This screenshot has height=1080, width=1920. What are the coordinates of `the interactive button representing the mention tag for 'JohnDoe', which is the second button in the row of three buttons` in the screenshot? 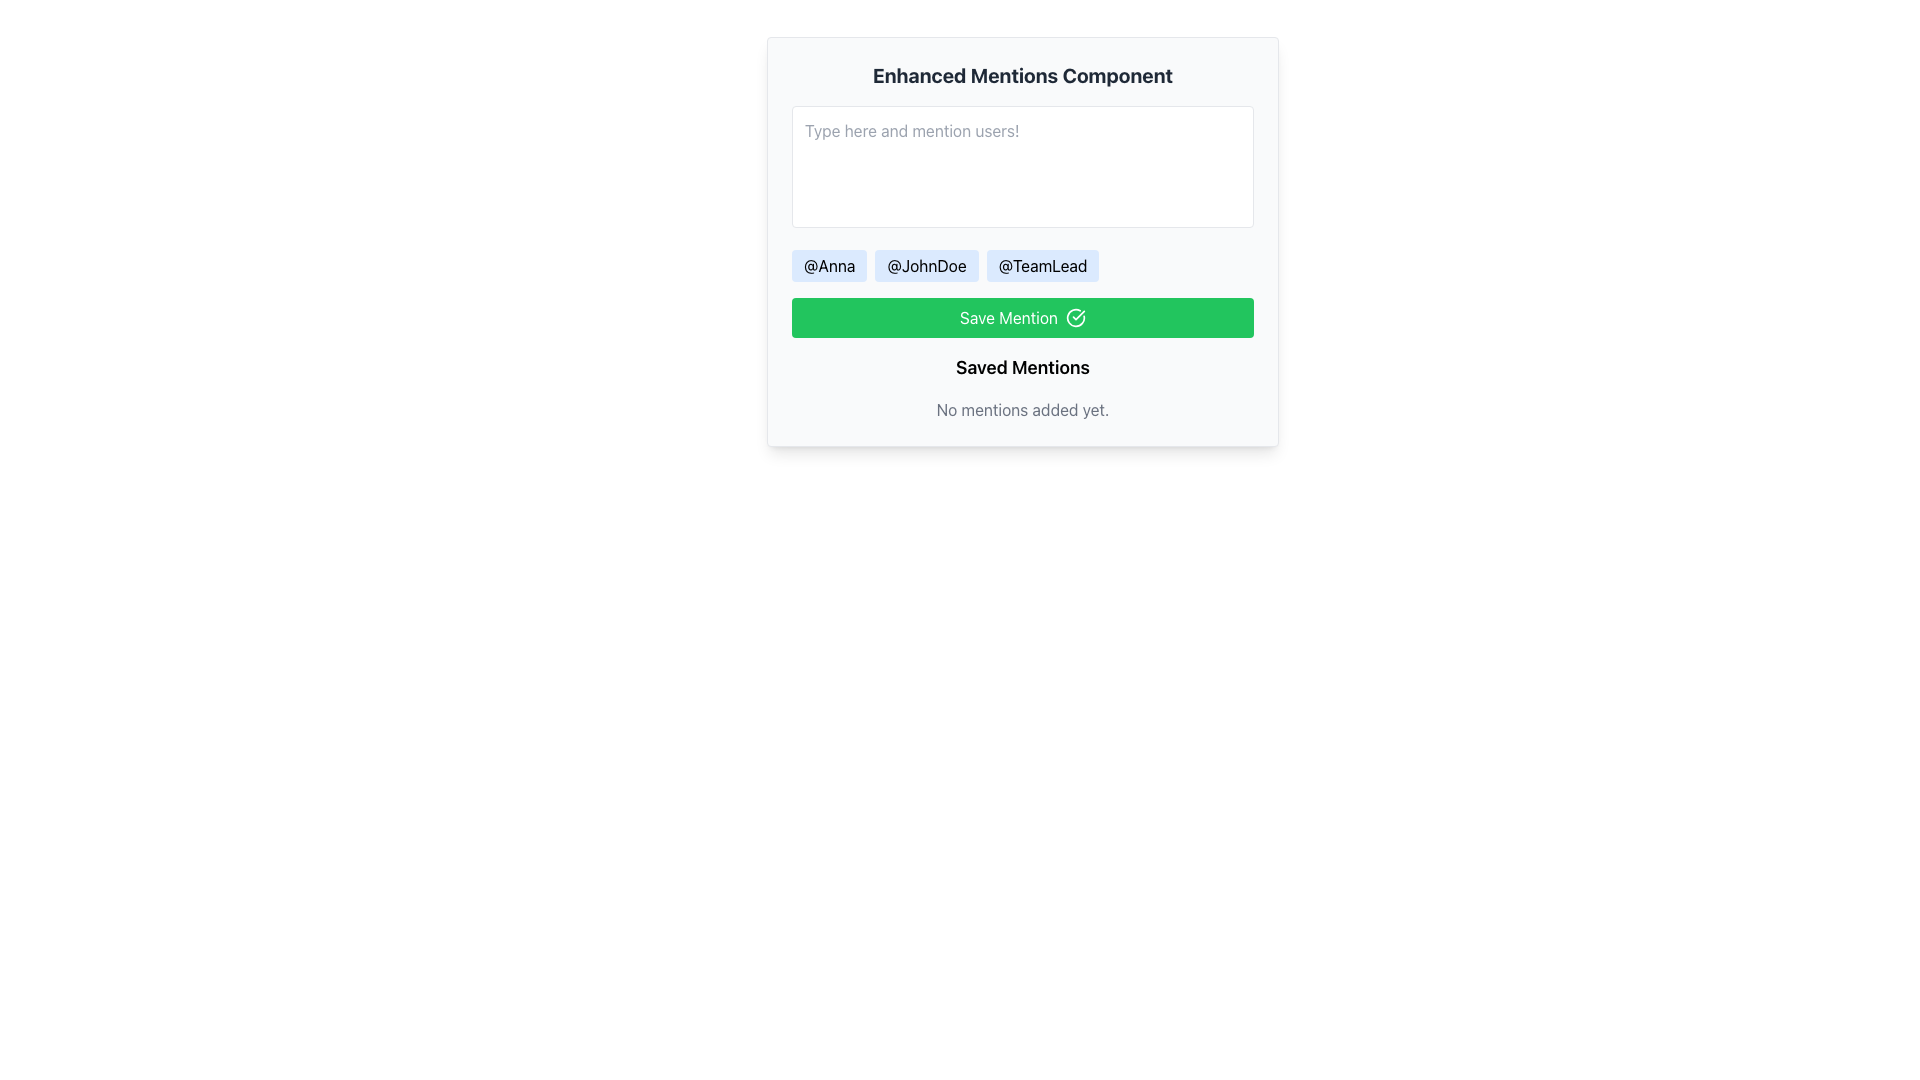 It's located at (925, 265).